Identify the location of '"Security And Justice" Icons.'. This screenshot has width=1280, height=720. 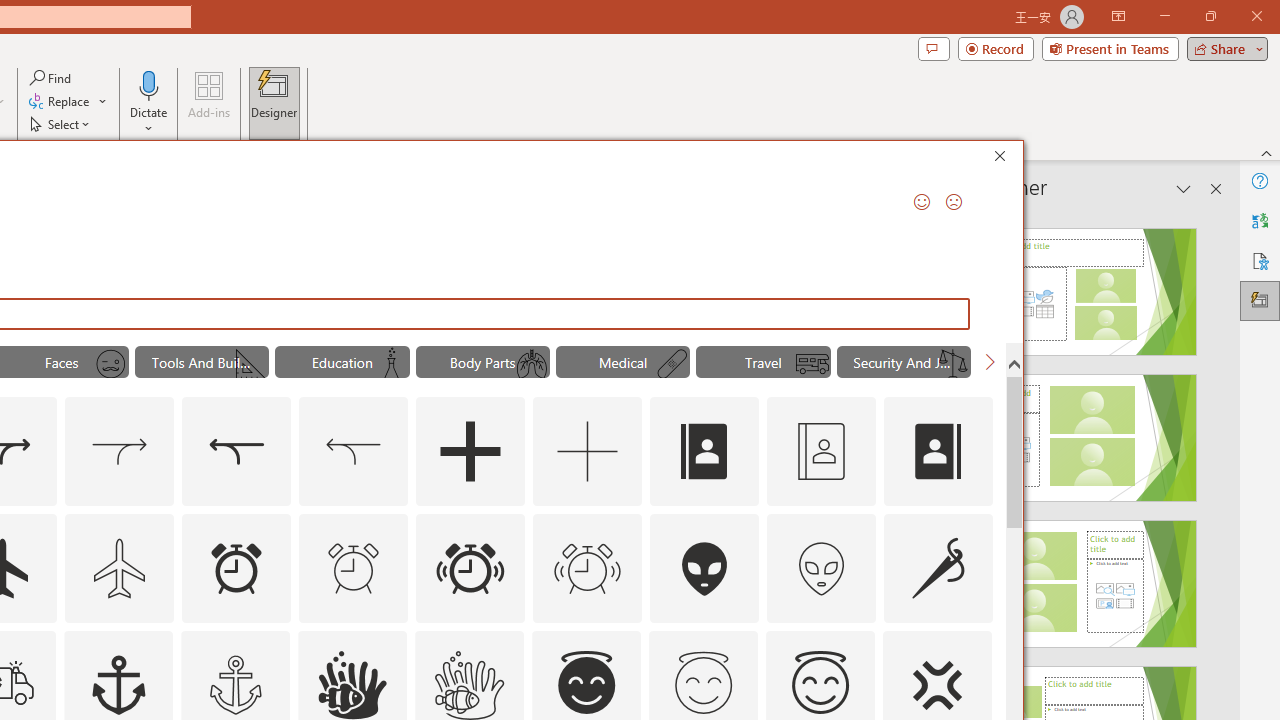
(903, 362).